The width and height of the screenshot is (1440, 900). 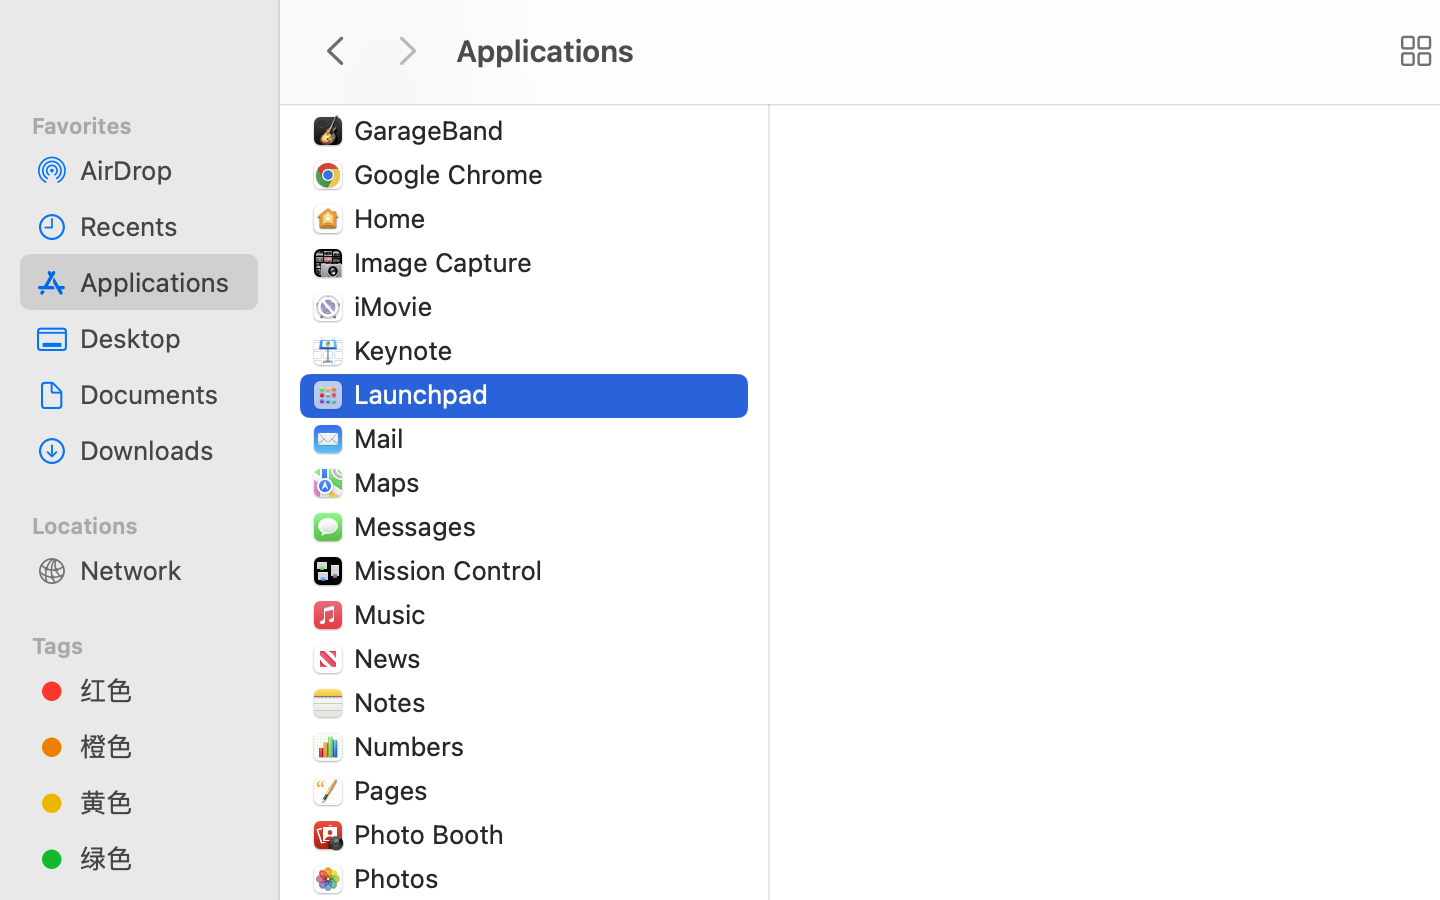 What do you see at coordinates (159, 225) in the screenshot?
I see `'Recents'` at bounding box center [159, 225].